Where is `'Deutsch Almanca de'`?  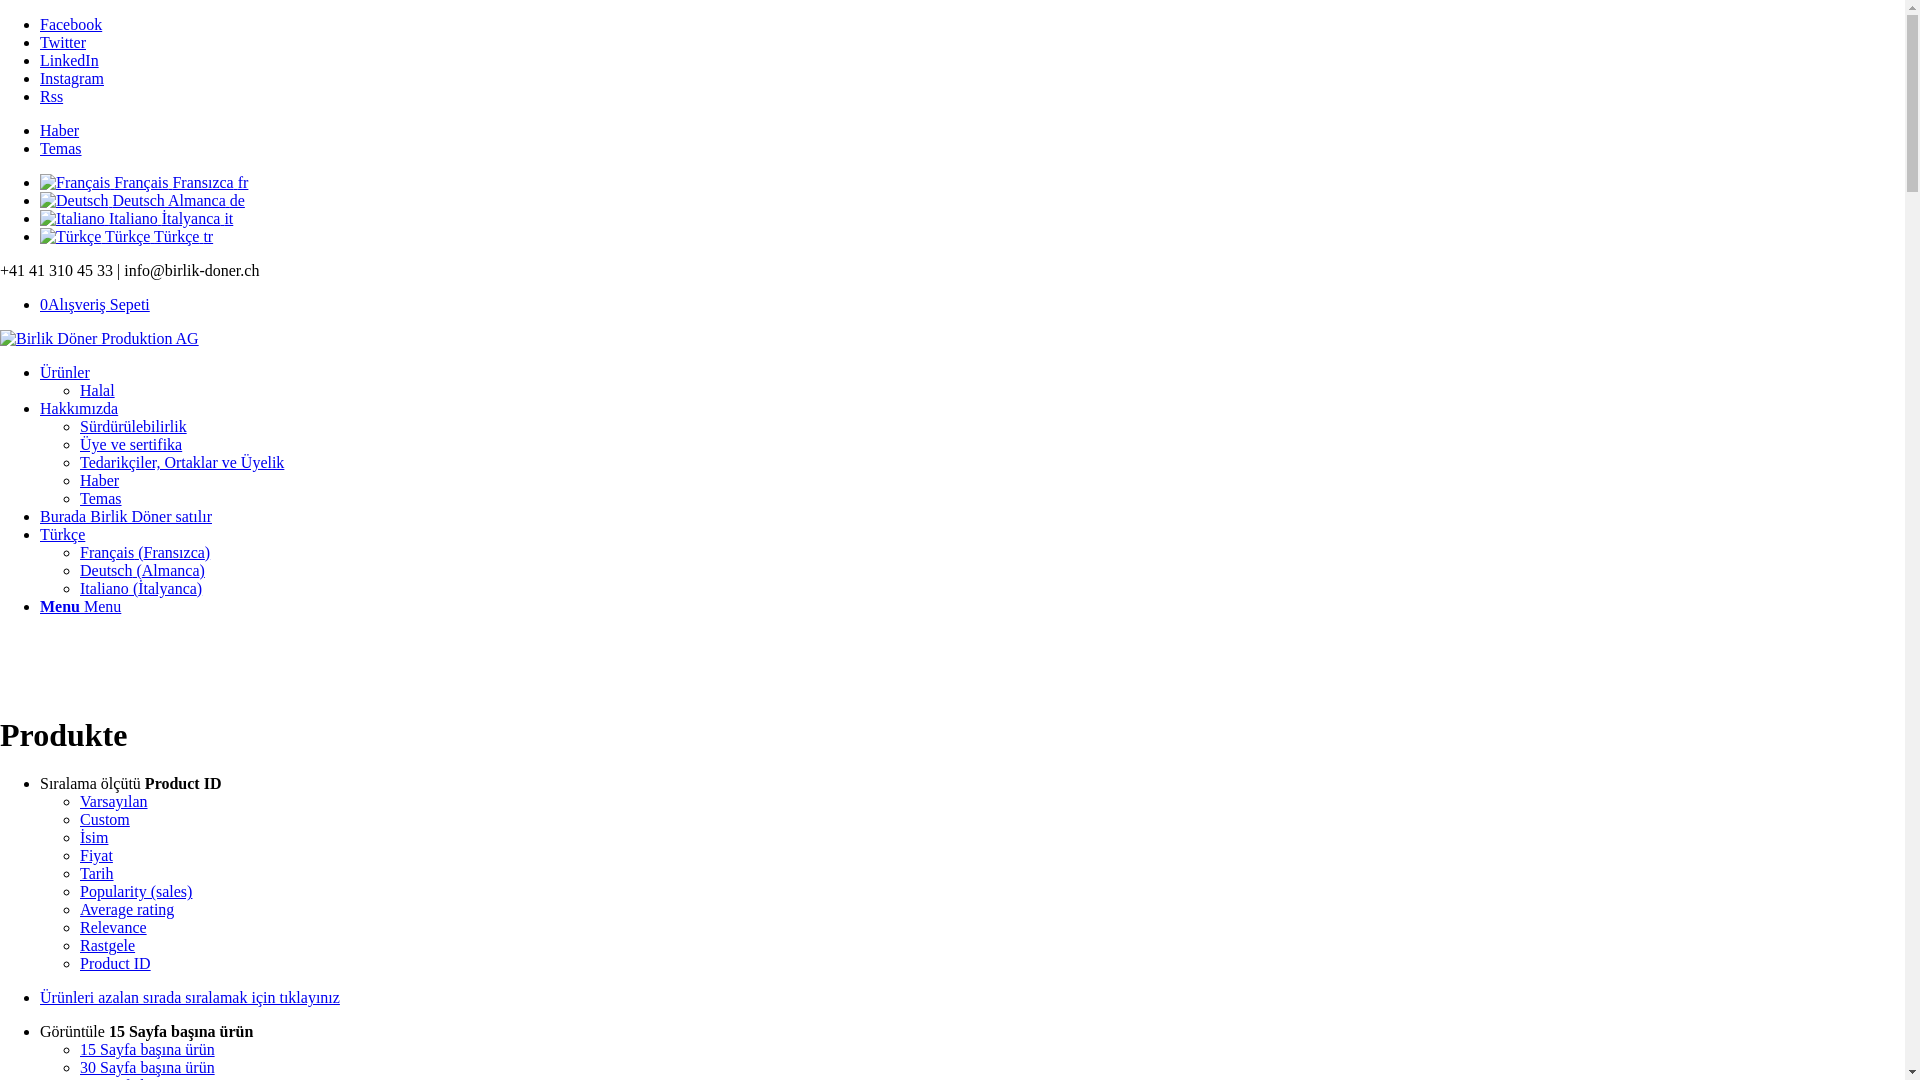 'Deutsch Almanca de' is located at coordinates (141, 200).